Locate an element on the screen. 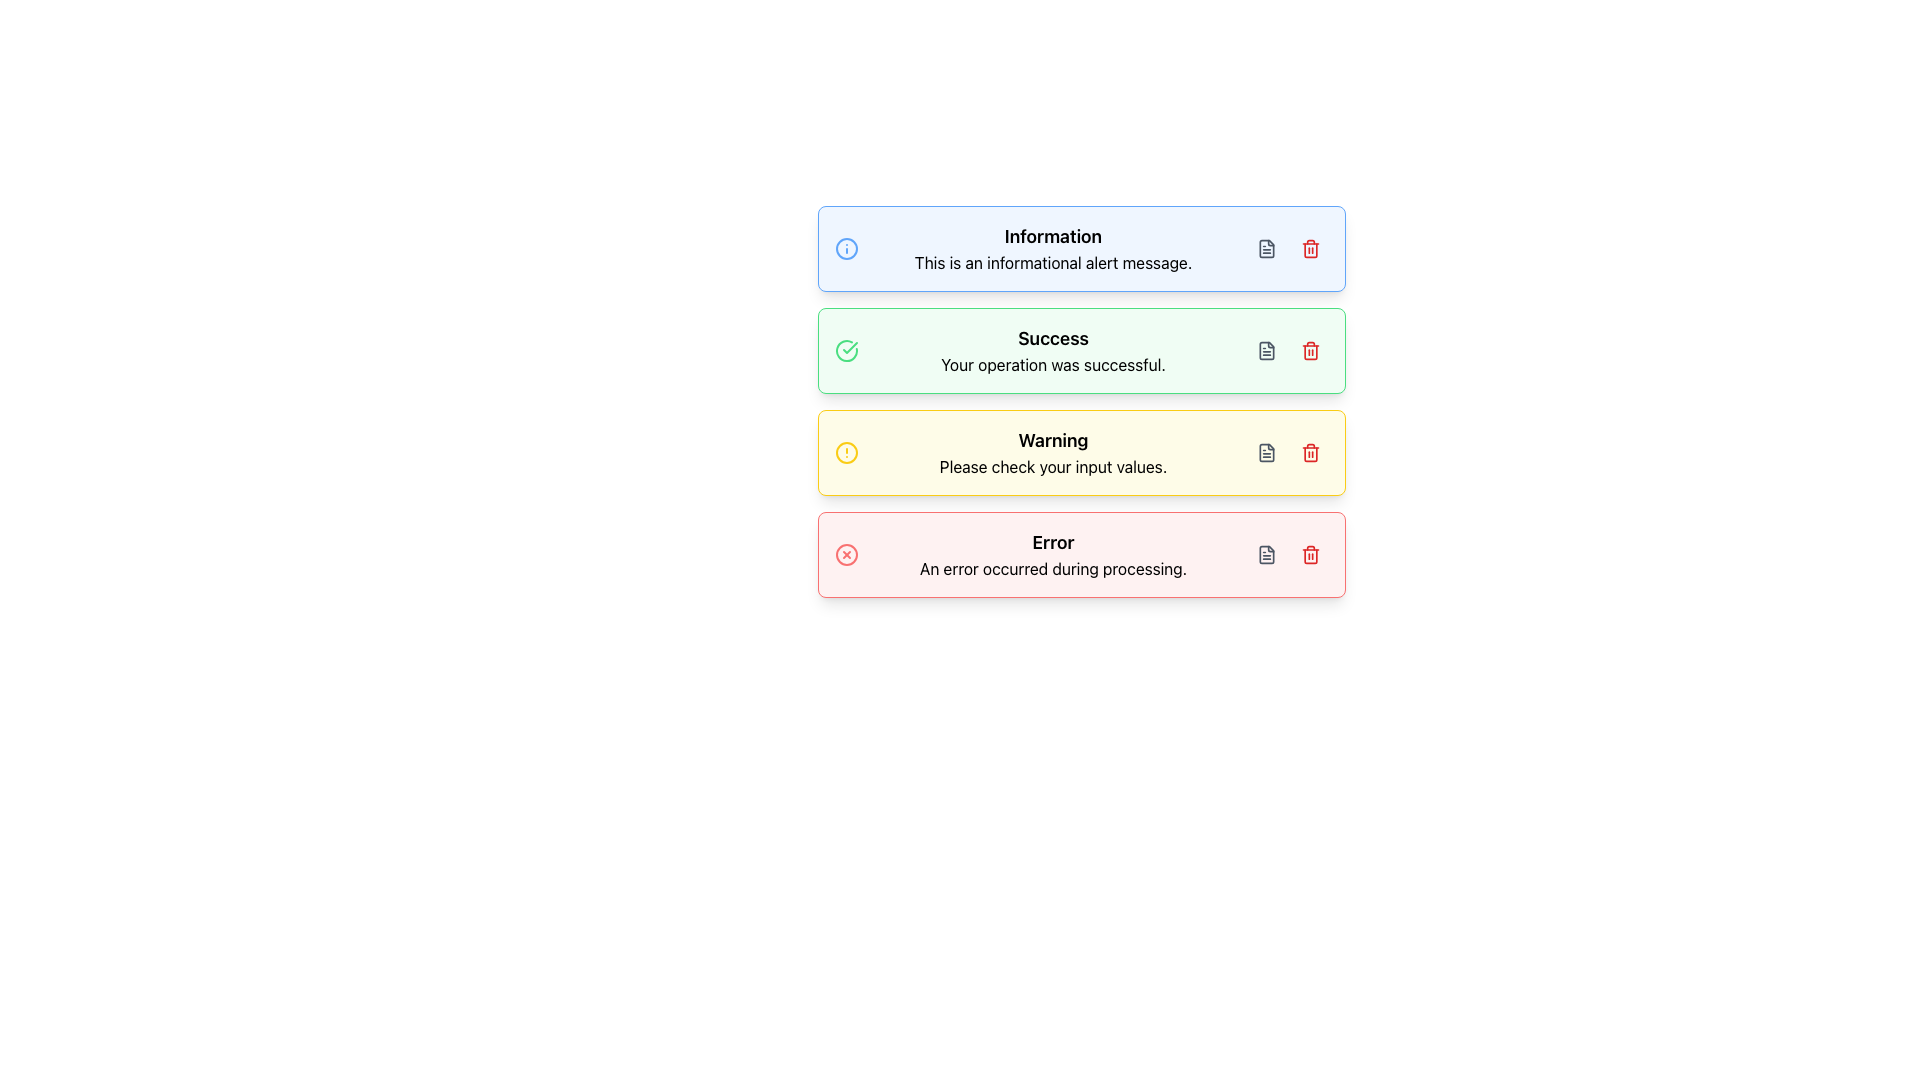  the gray document icon located in the bottom-right section of the warning message box, which is part of an icon group containing a red trash icon is located at coordinates (1288, 452).